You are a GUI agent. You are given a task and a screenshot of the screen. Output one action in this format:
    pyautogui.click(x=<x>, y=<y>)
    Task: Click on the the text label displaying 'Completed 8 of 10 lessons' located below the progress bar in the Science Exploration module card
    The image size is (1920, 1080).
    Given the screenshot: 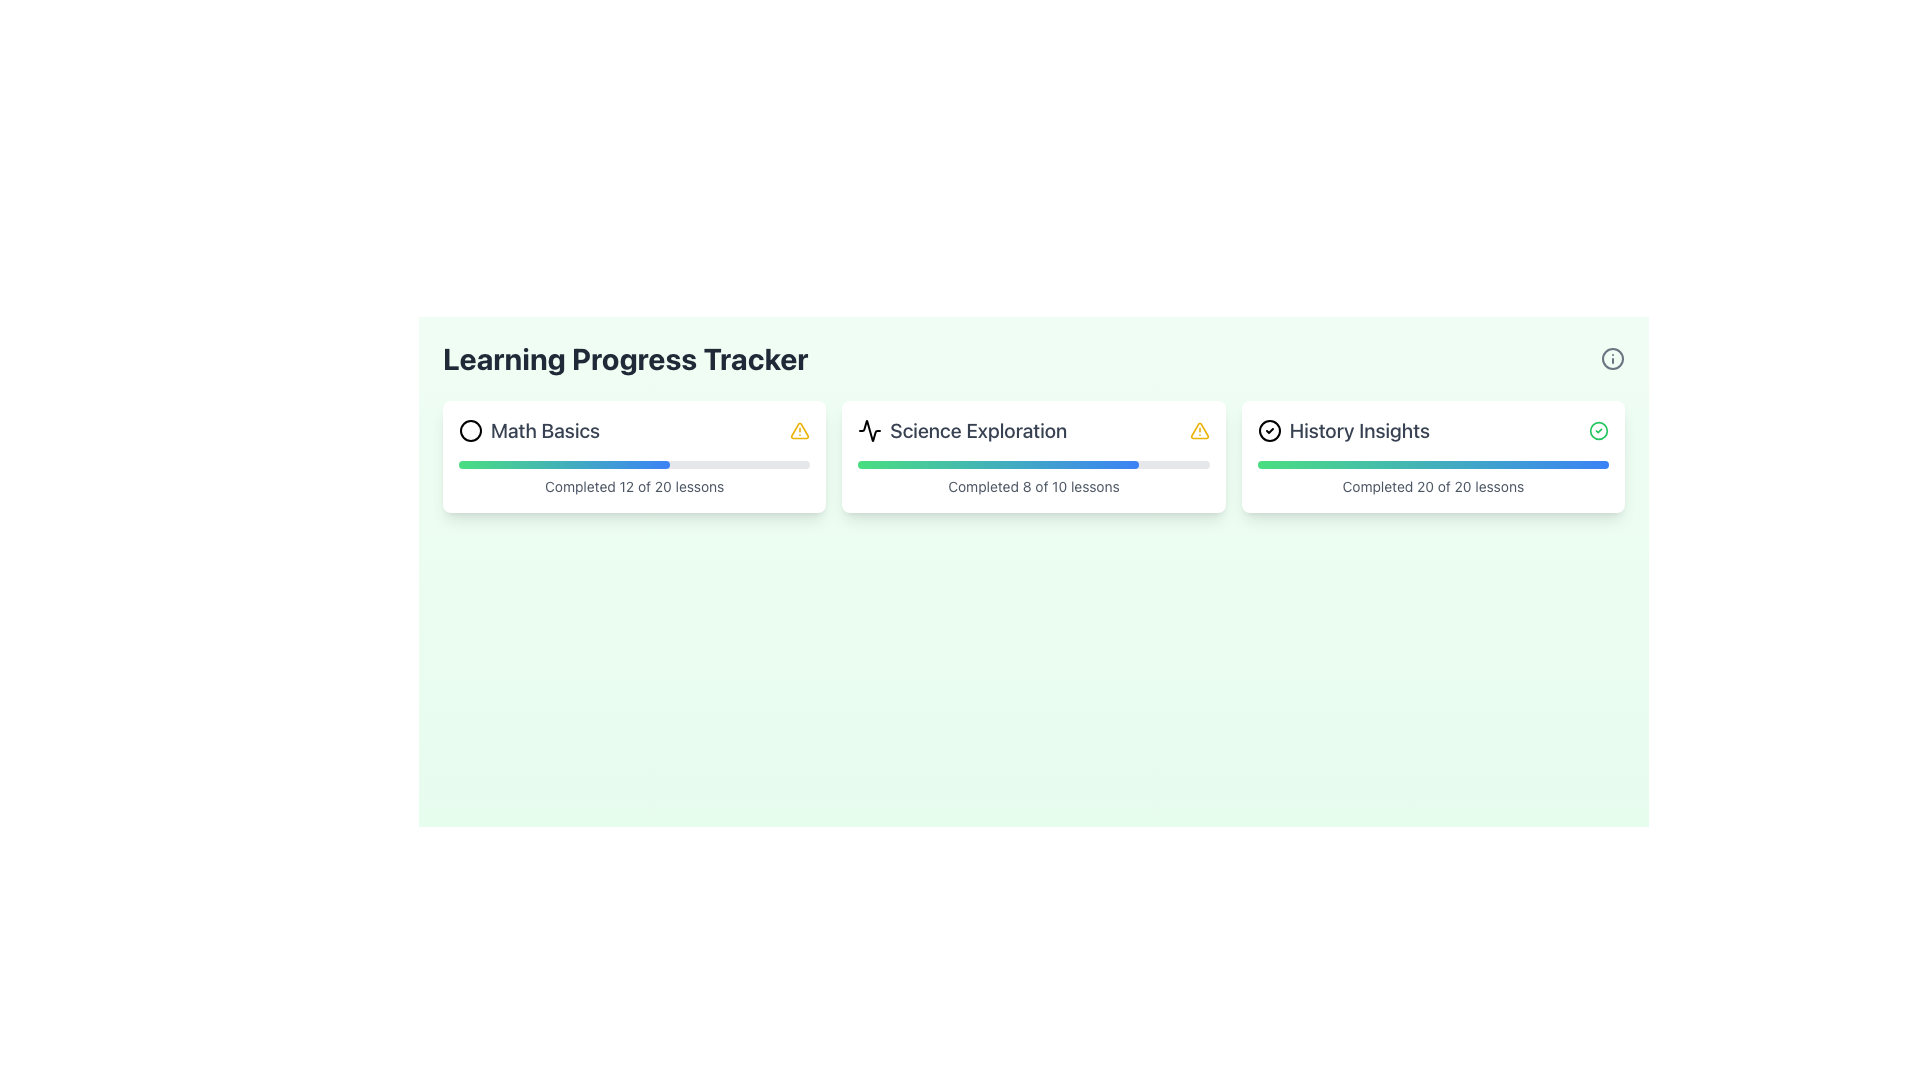 What is the action you would take?
    pyautogui.click(x=1033, y=486)
    